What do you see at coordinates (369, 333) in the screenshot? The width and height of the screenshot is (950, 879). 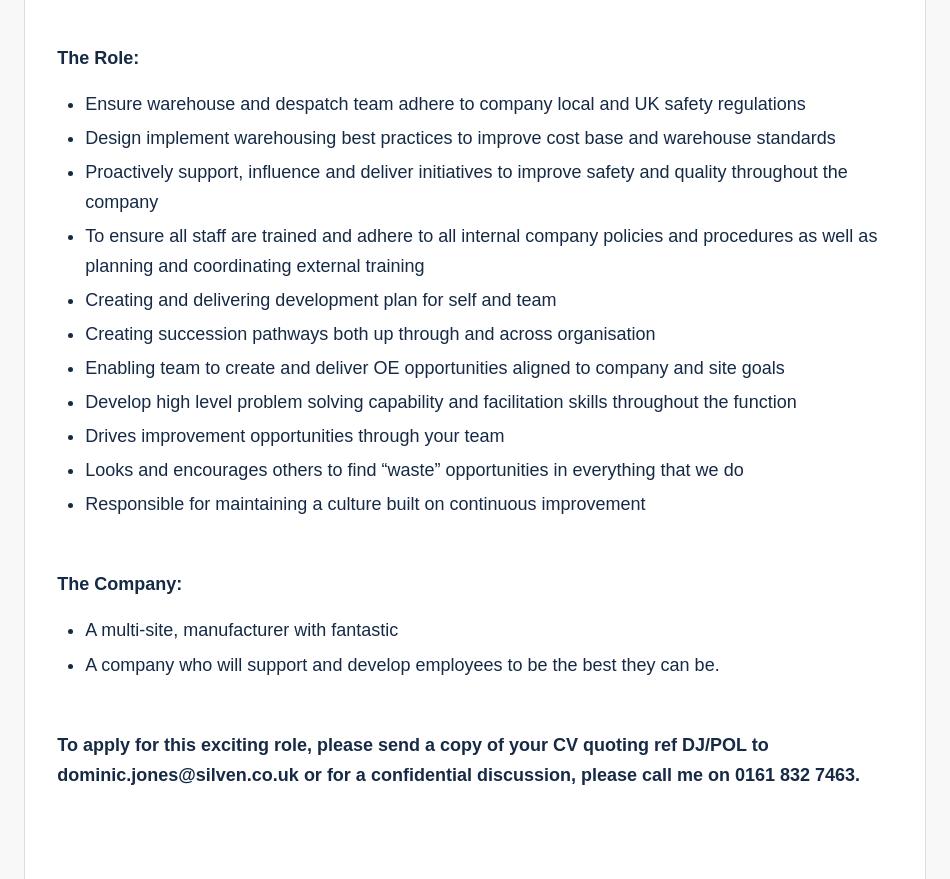 I see `'Creating succession pathways both up through and across organisation'` at bounding box center [369, 333].